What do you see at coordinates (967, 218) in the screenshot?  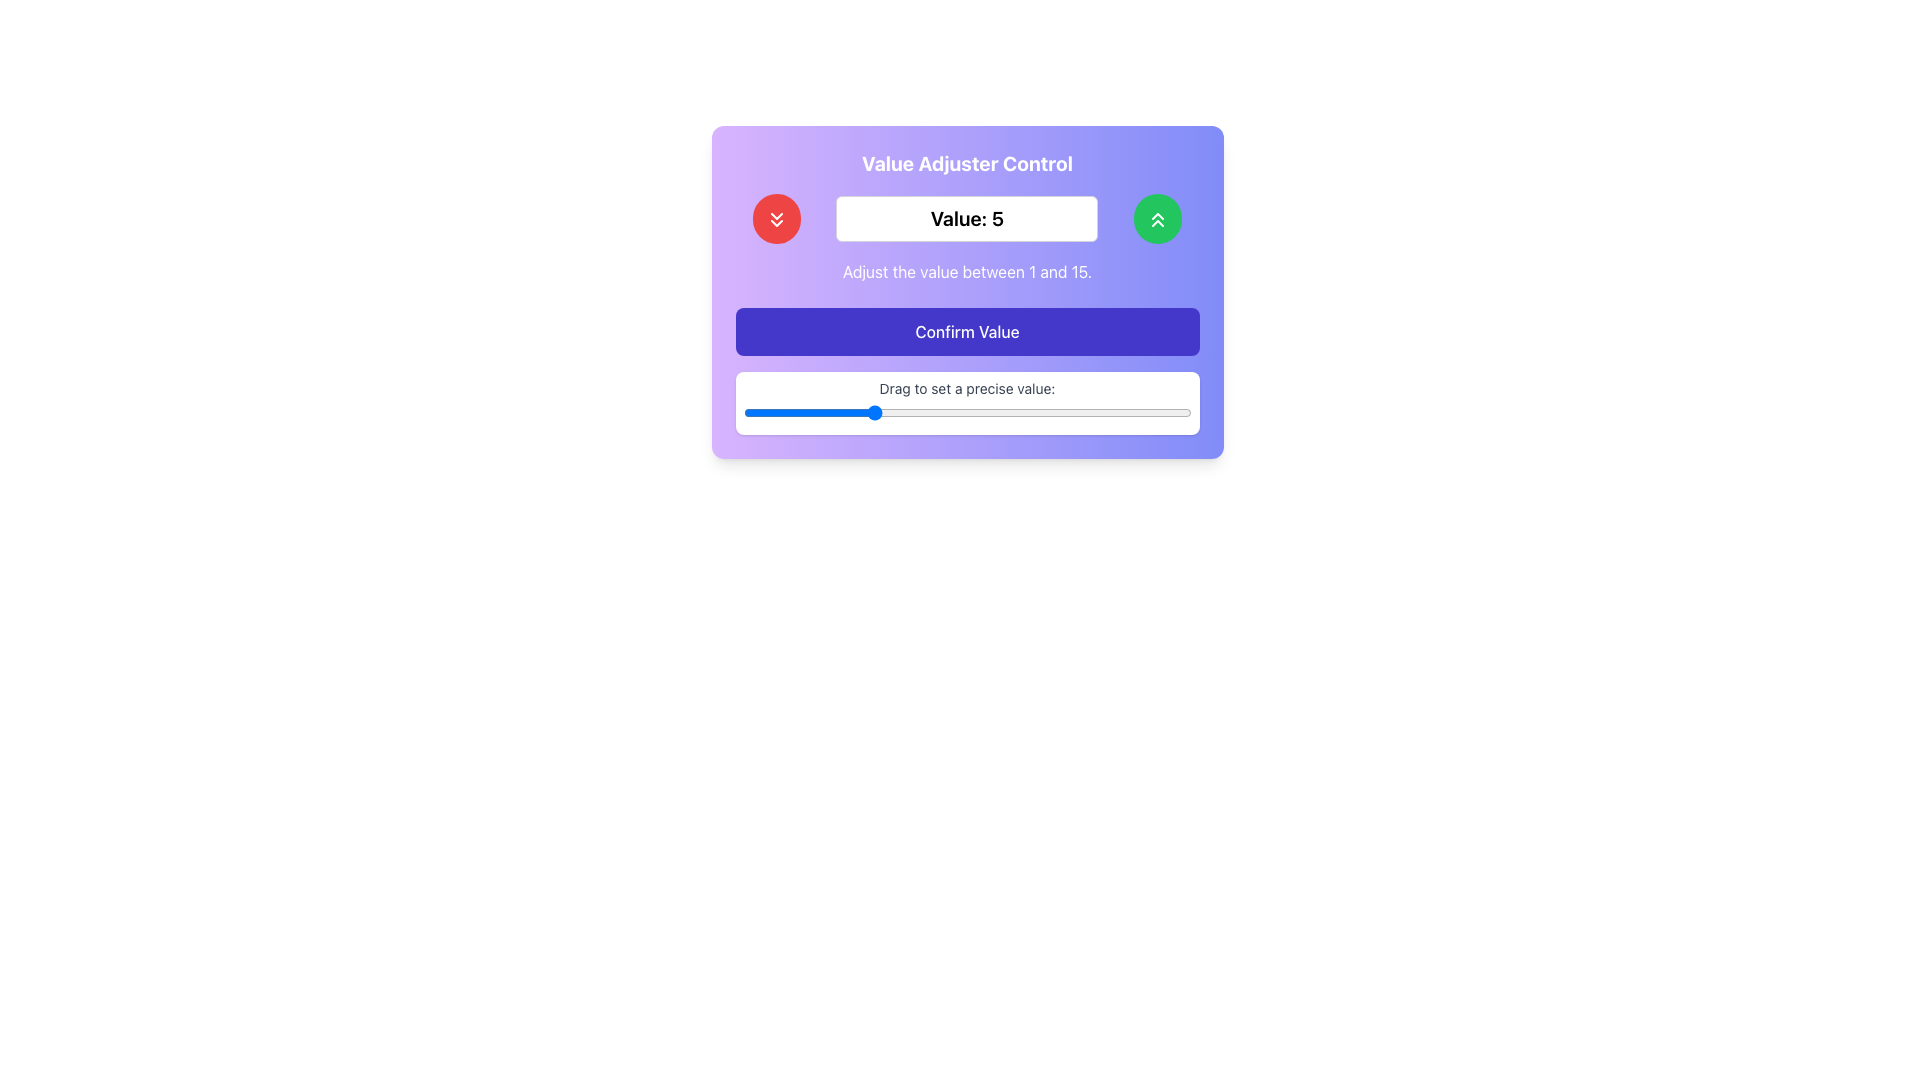 I see `the displayed value in the text input field that shows 'Value: 5'` at bounding box center [967, 218].